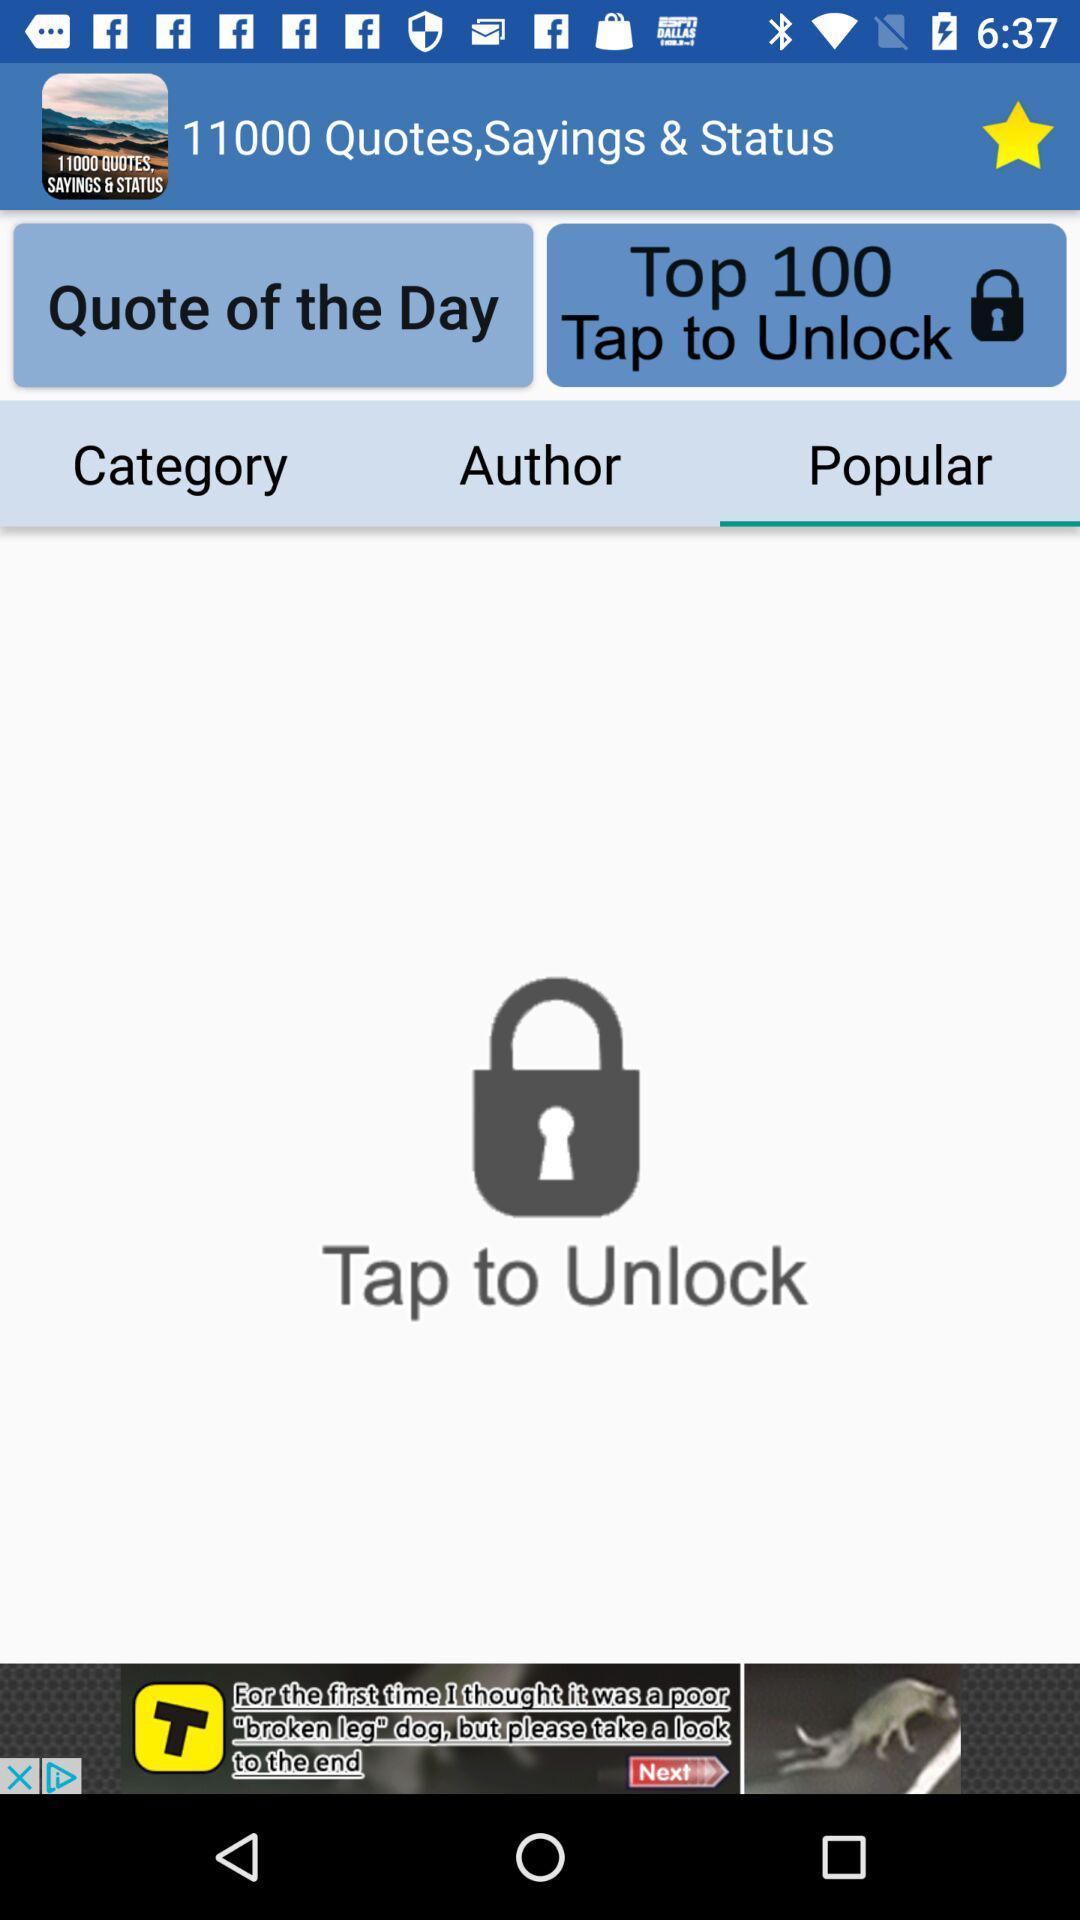  I want to click on selected element, so click(1017, 135).